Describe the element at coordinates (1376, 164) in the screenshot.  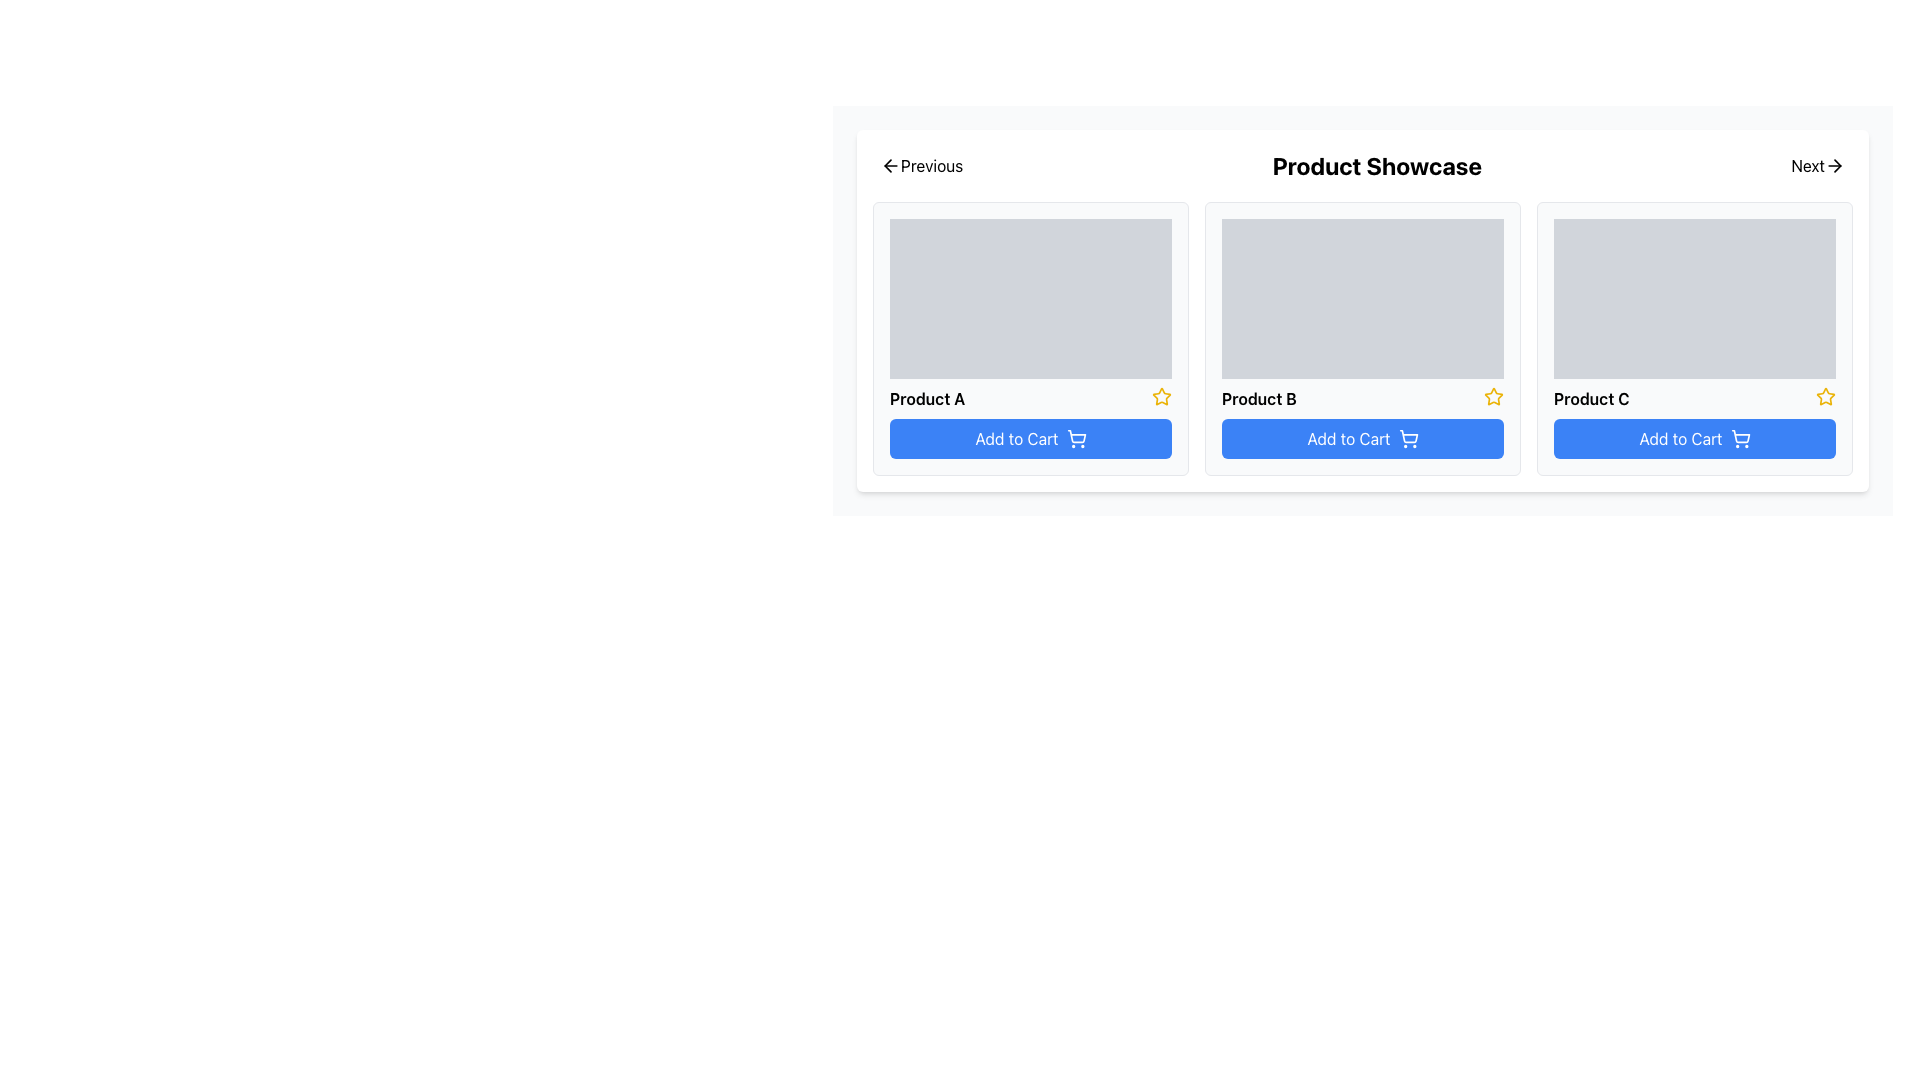
I see `the central Text Label that serves as a title for the section, positioned between 'Previous' and 'Next' labels, above the product cards` at that location.